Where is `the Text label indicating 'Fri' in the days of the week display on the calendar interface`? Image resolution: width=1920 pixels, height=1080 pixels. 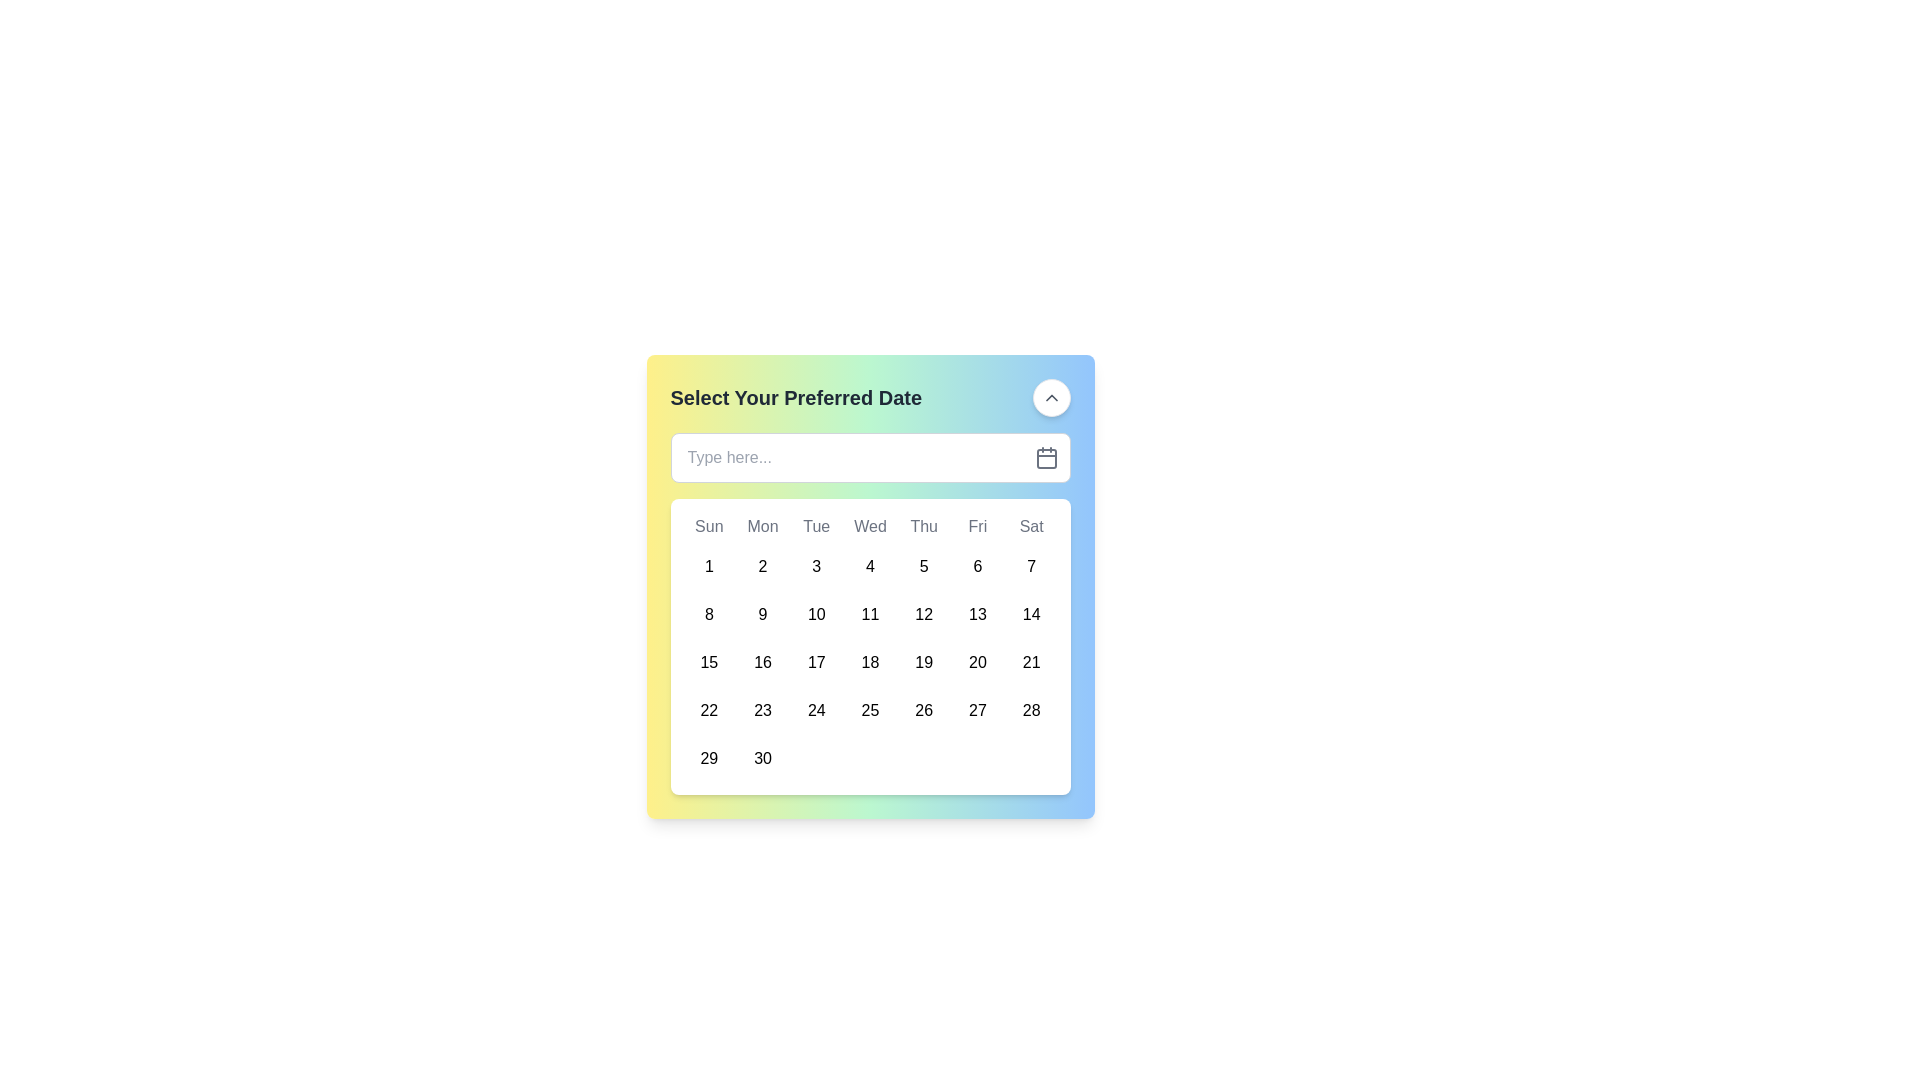 the Text label indicating 'Fri' in the days of the week display on the calendar interface is located at coordinates (977, 526).